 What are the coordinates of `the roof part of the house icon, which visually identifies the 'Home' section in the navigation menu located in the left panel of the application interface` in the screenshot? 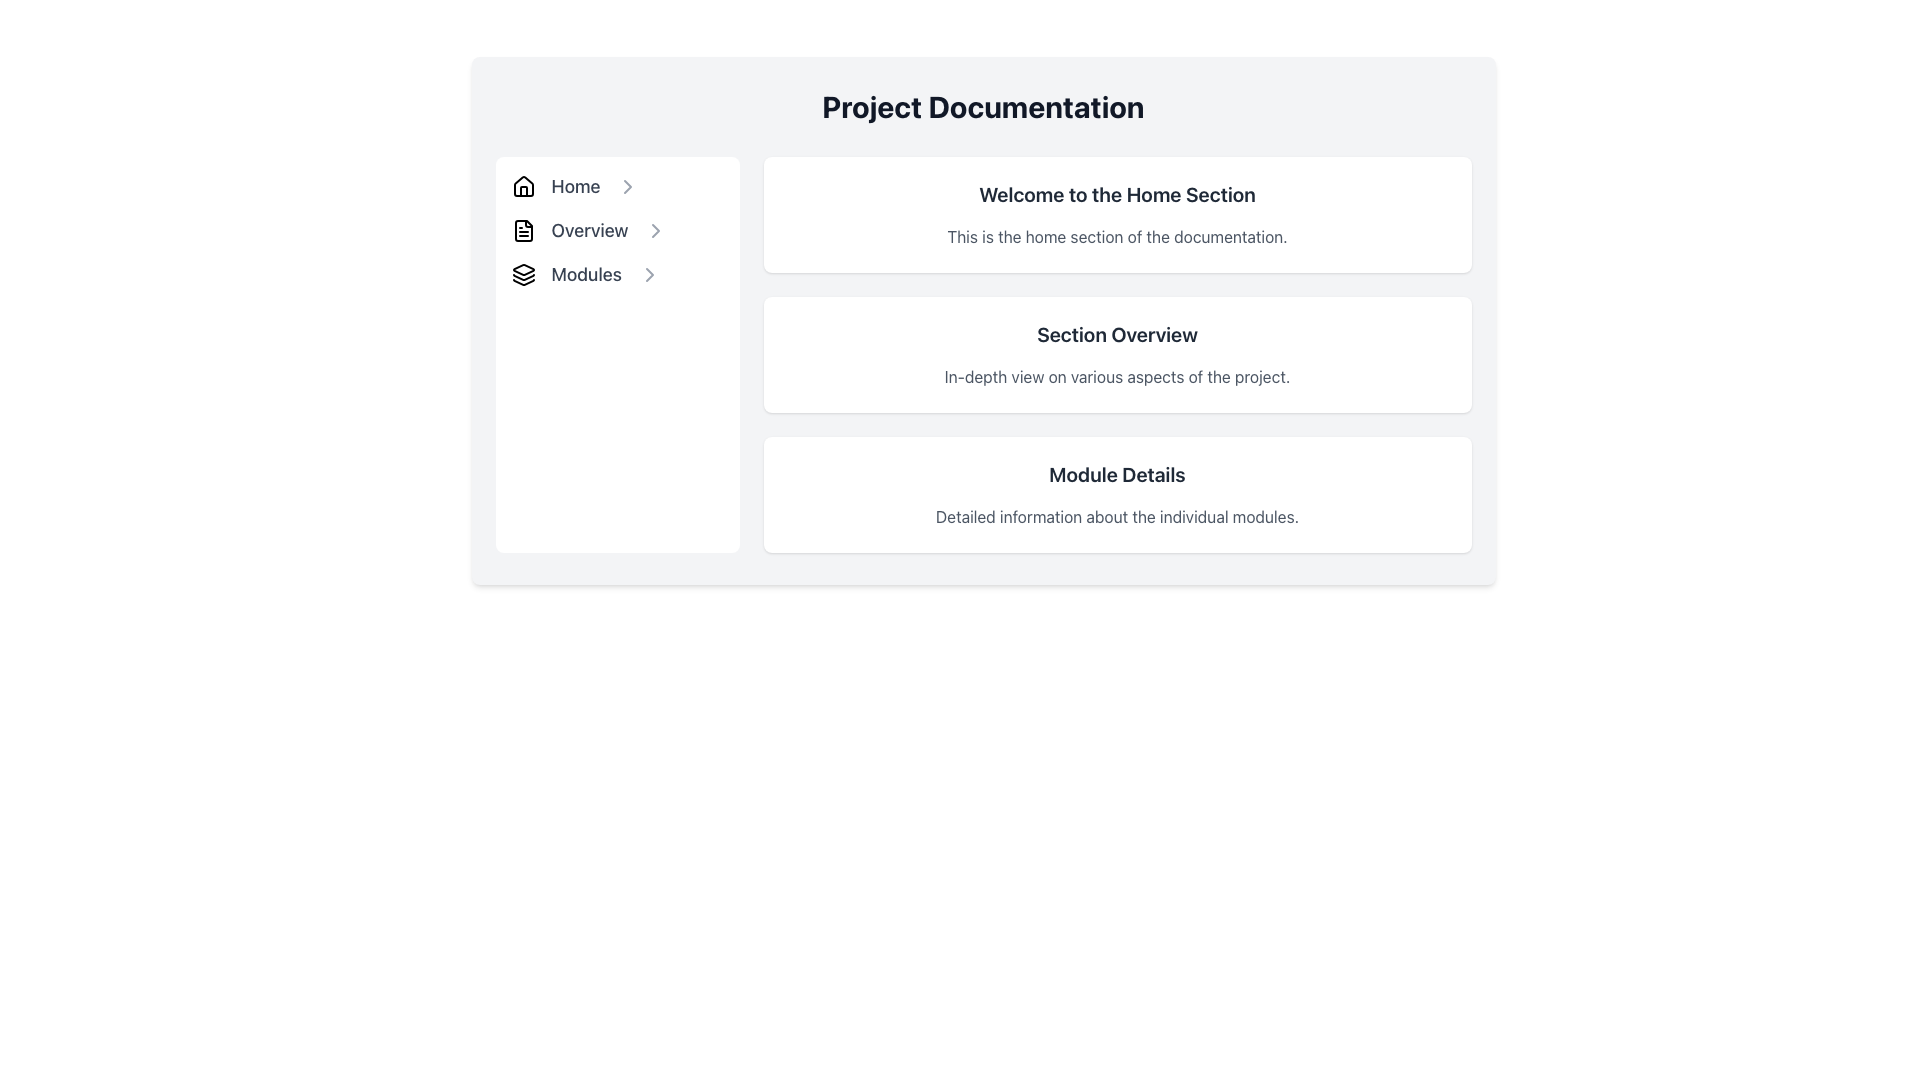 It's located at (523, 186).